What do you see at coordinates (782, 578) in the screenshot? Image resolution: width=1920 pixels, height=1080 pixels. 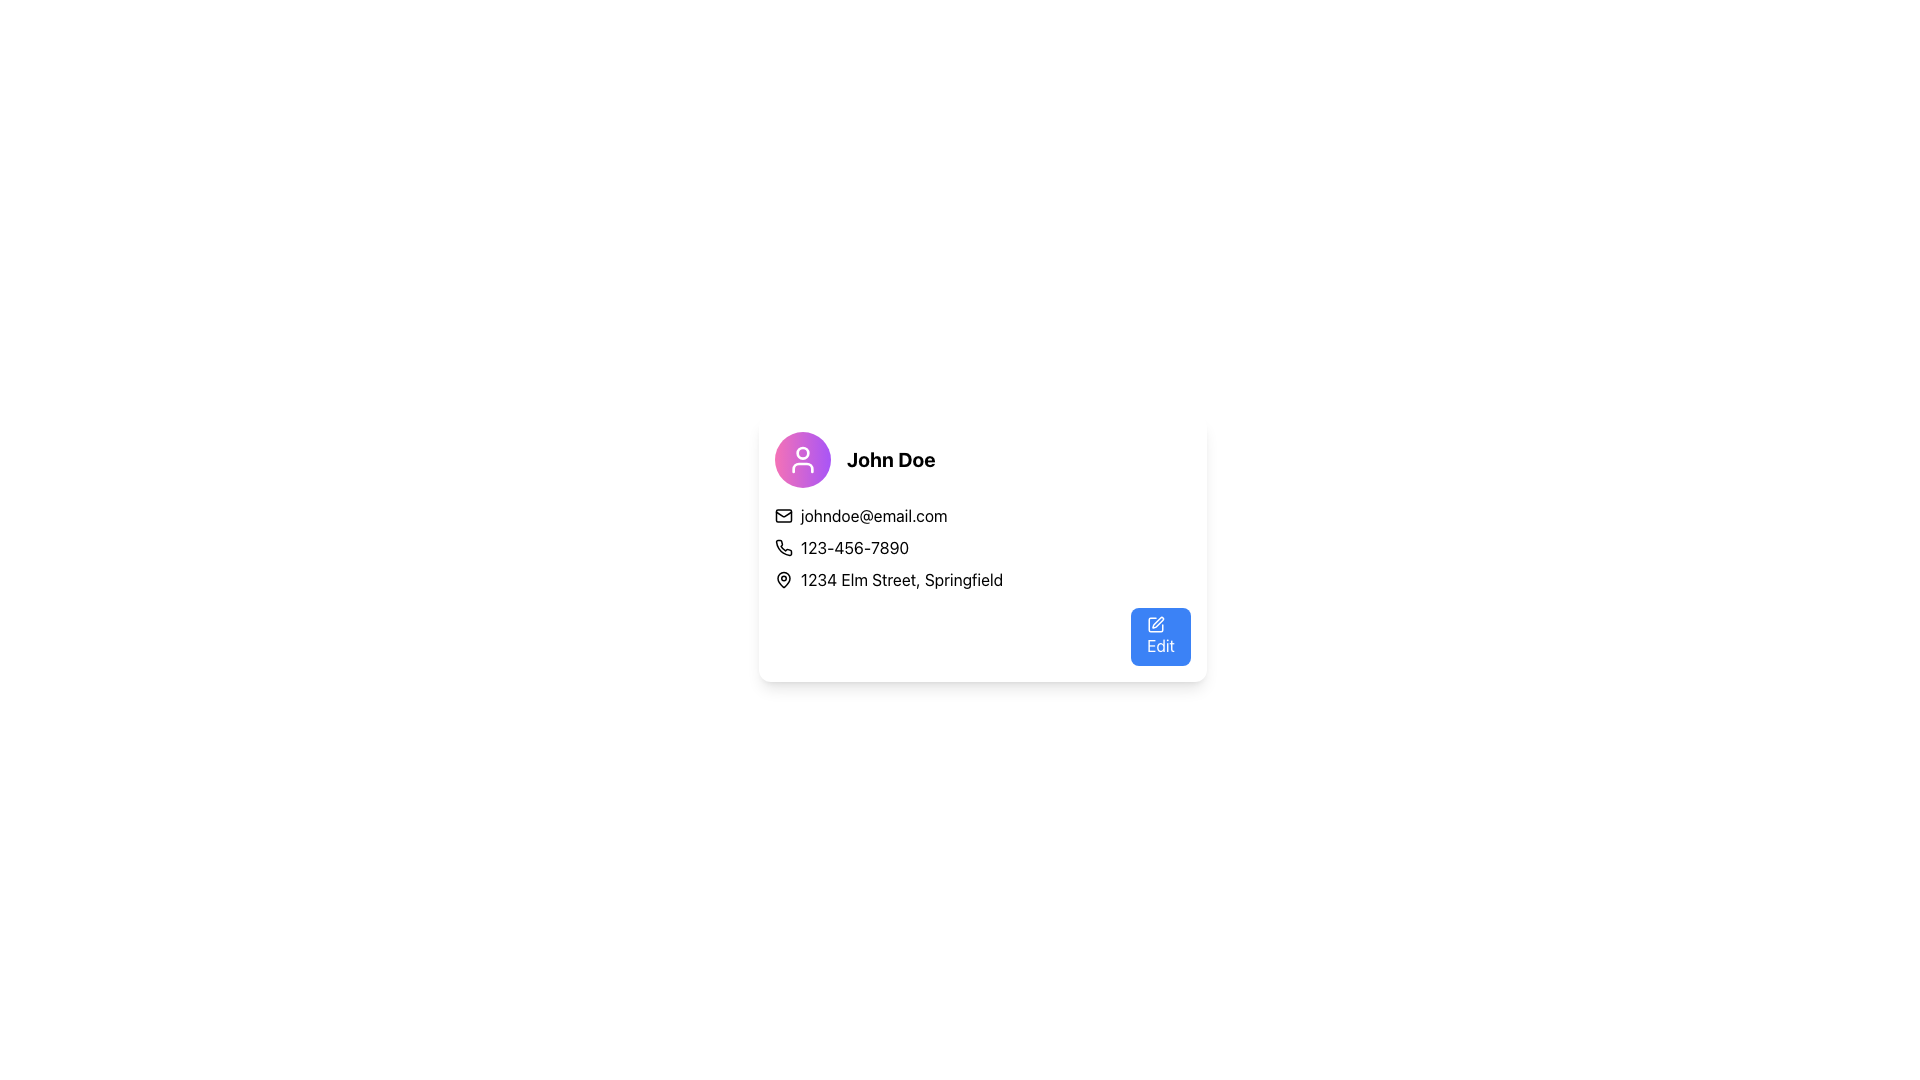 I see `the decorative location marker icon positioned to the left of the address '1234 Elm Street, Springfield' within the centrally located information card` at bounding box center [782, 578].